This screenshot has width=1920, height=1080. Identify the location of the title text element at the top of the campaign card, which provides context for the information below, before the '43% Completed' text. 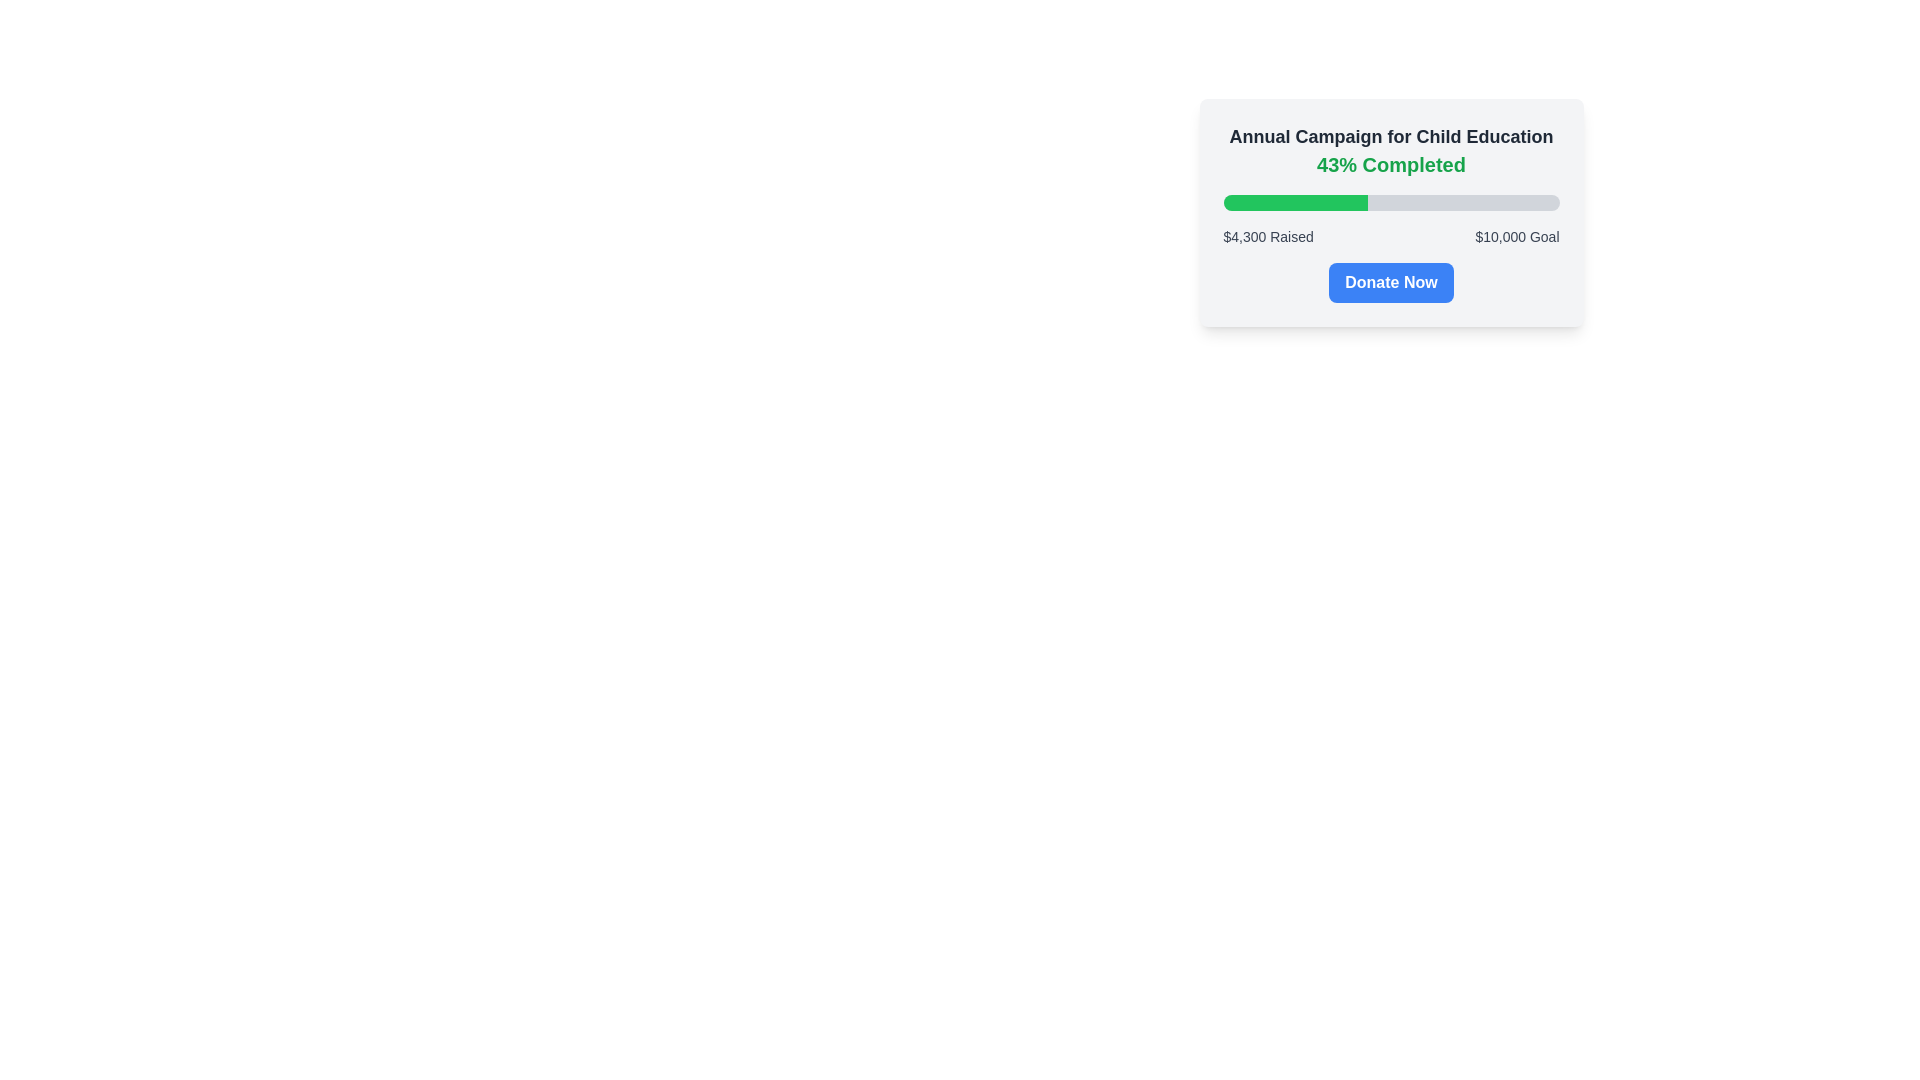
(1390, 136).